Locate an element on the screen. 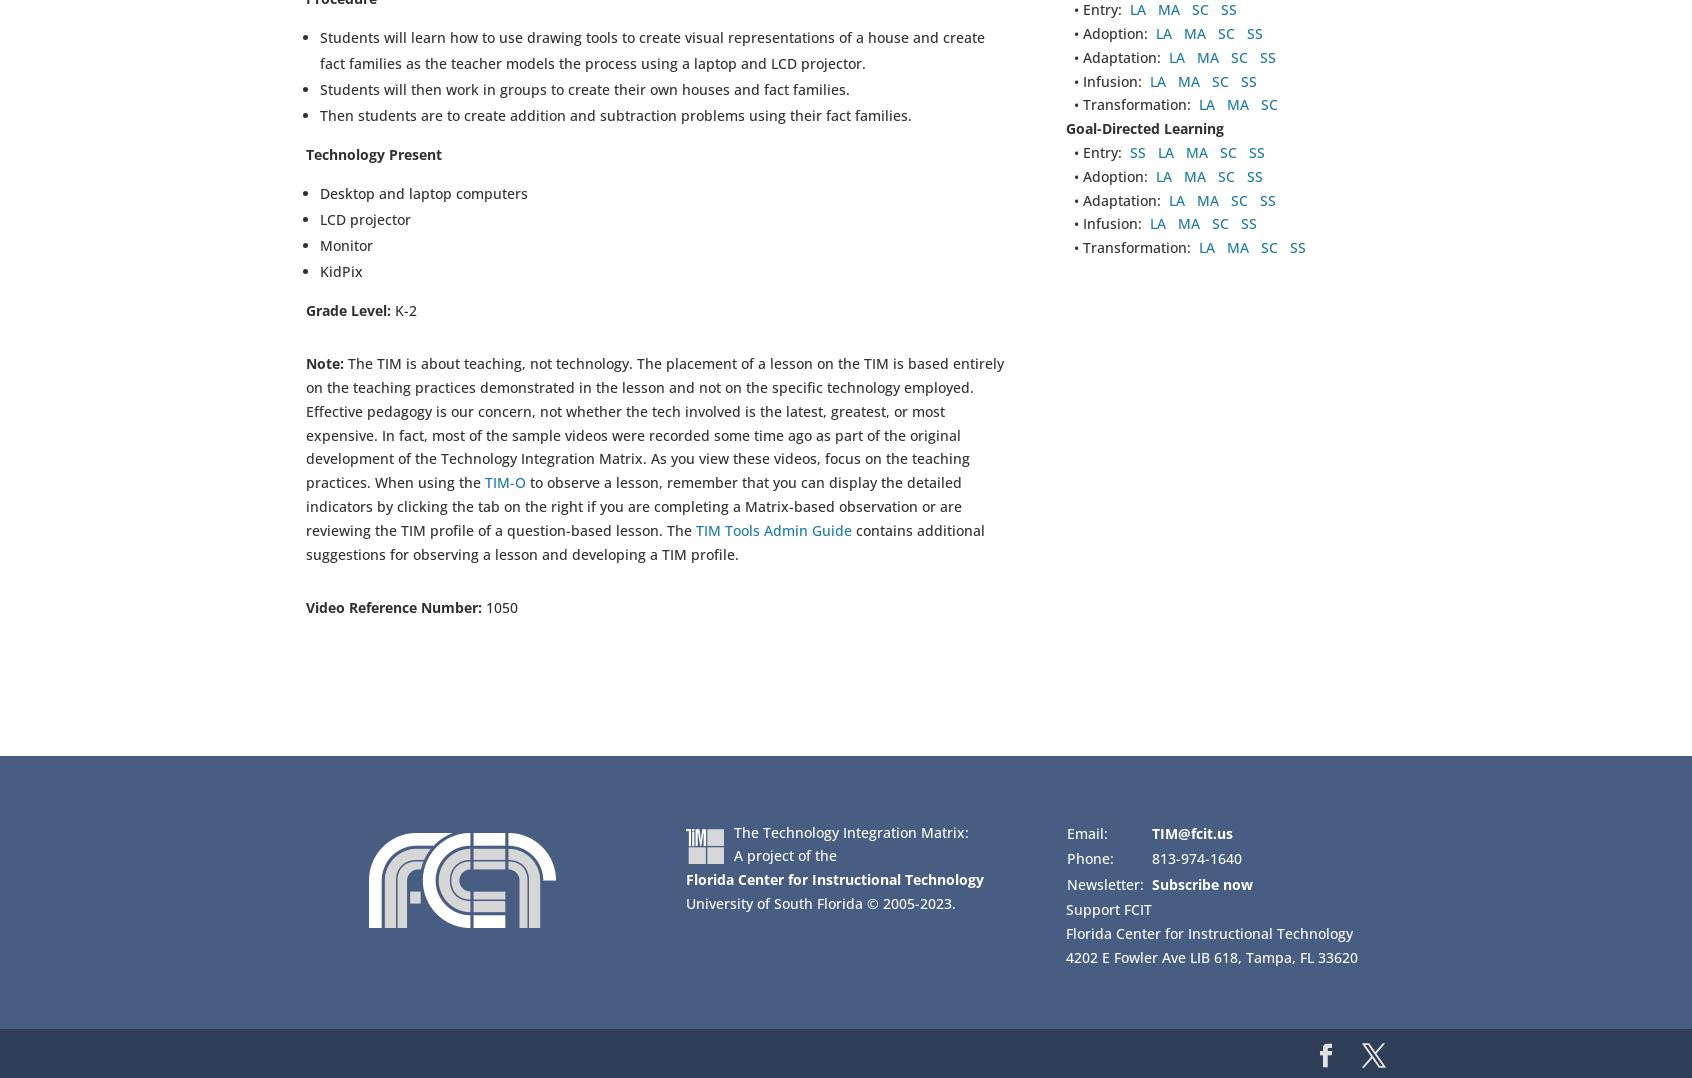  'Desktop and laptop computers' is located at coordinates (423, 191).